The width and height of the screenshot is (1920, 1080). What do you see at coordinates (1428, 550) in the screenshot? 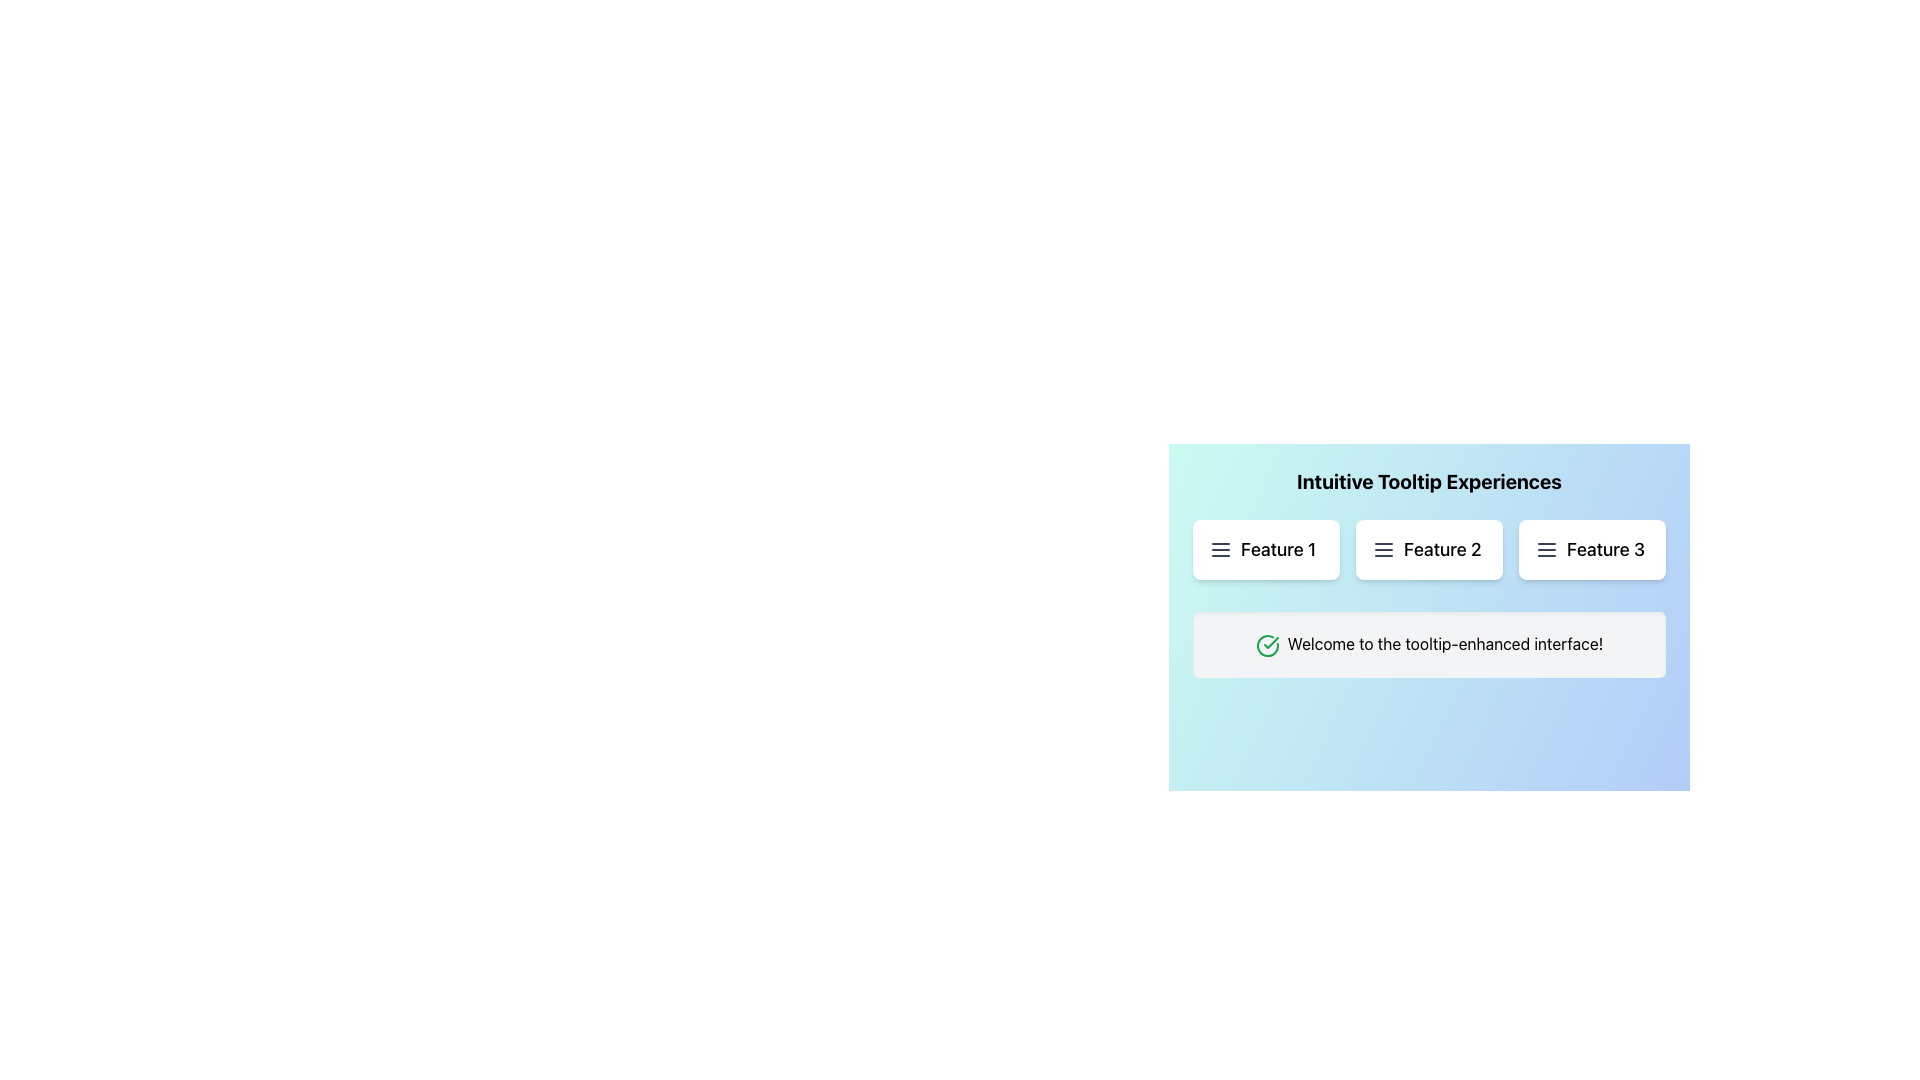
I see `the tile in the grid containing feature tiles located below the heading 'Intuitive Tooltip Experiences'` at bounding box center [1428, 550].